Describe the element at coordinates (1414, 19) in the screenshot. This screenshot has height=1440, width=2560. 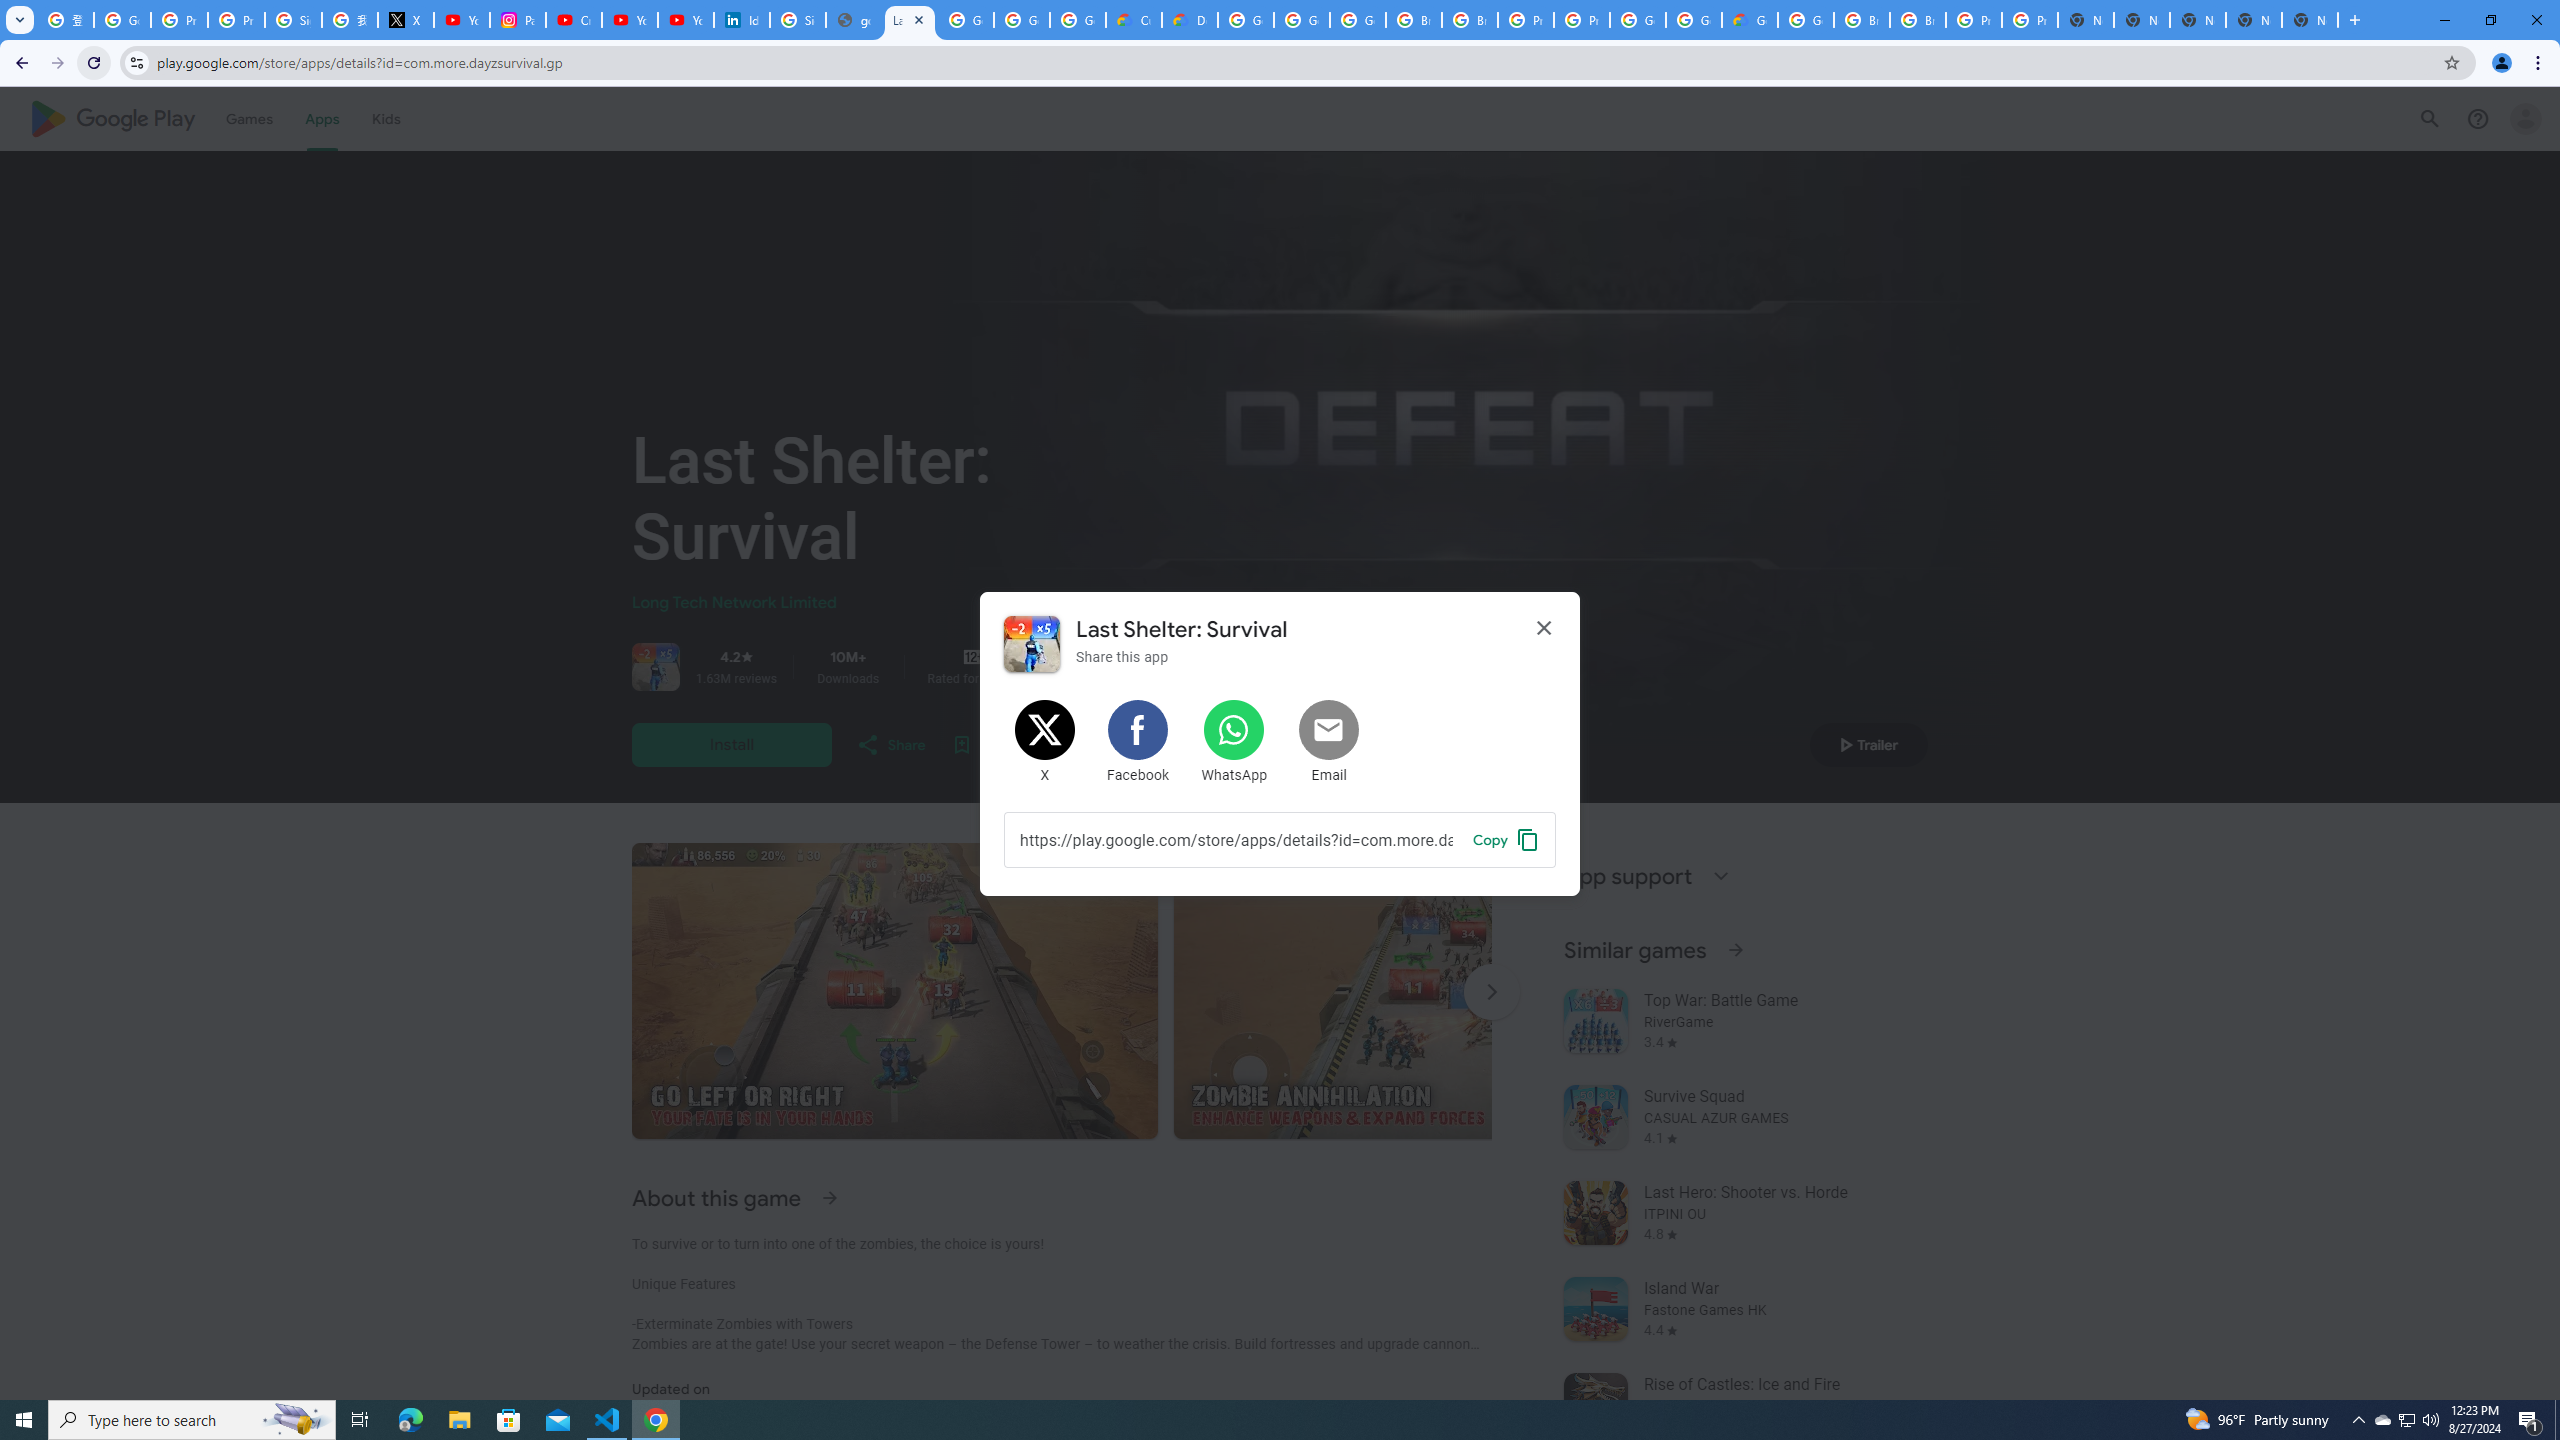
I see `'Browse Chrome as a guest - Computer - Google Chrome Help'` at that location.